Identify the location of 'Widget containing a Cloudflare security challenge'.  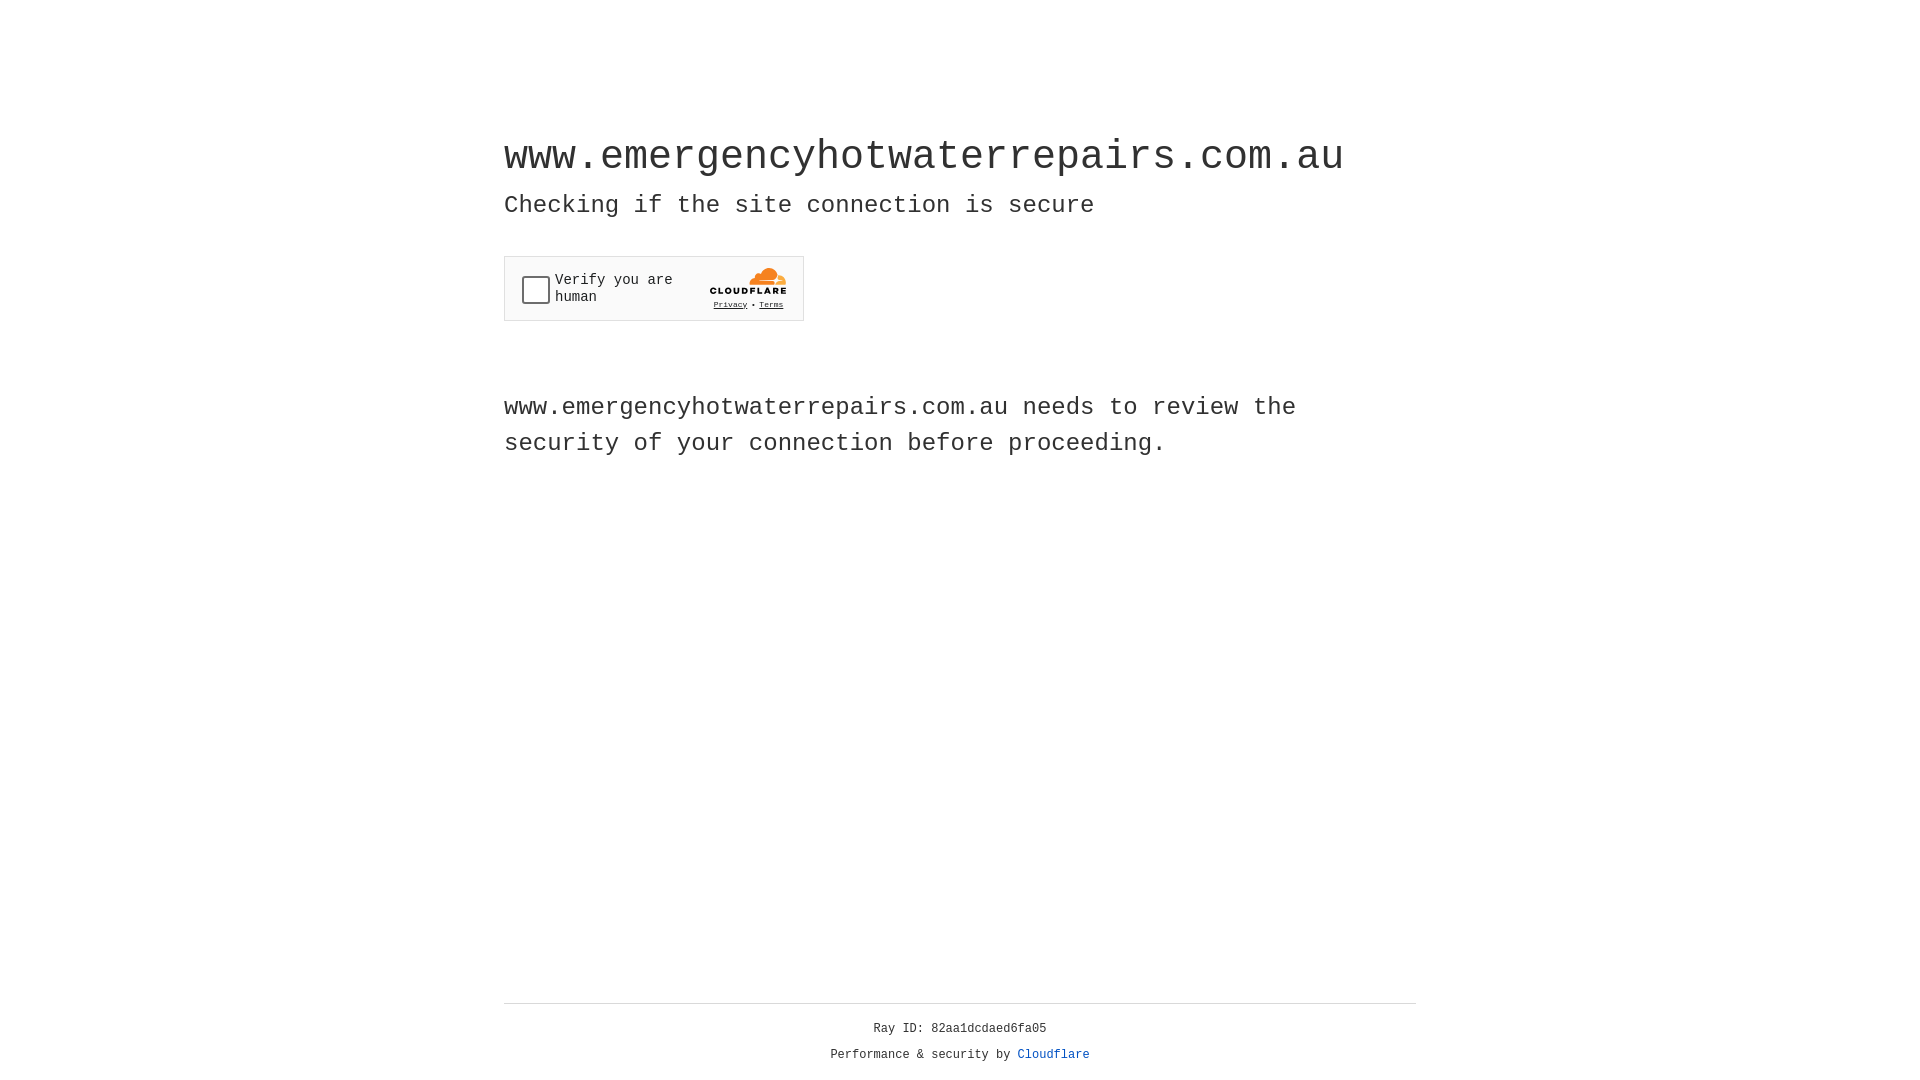
(653, 288).